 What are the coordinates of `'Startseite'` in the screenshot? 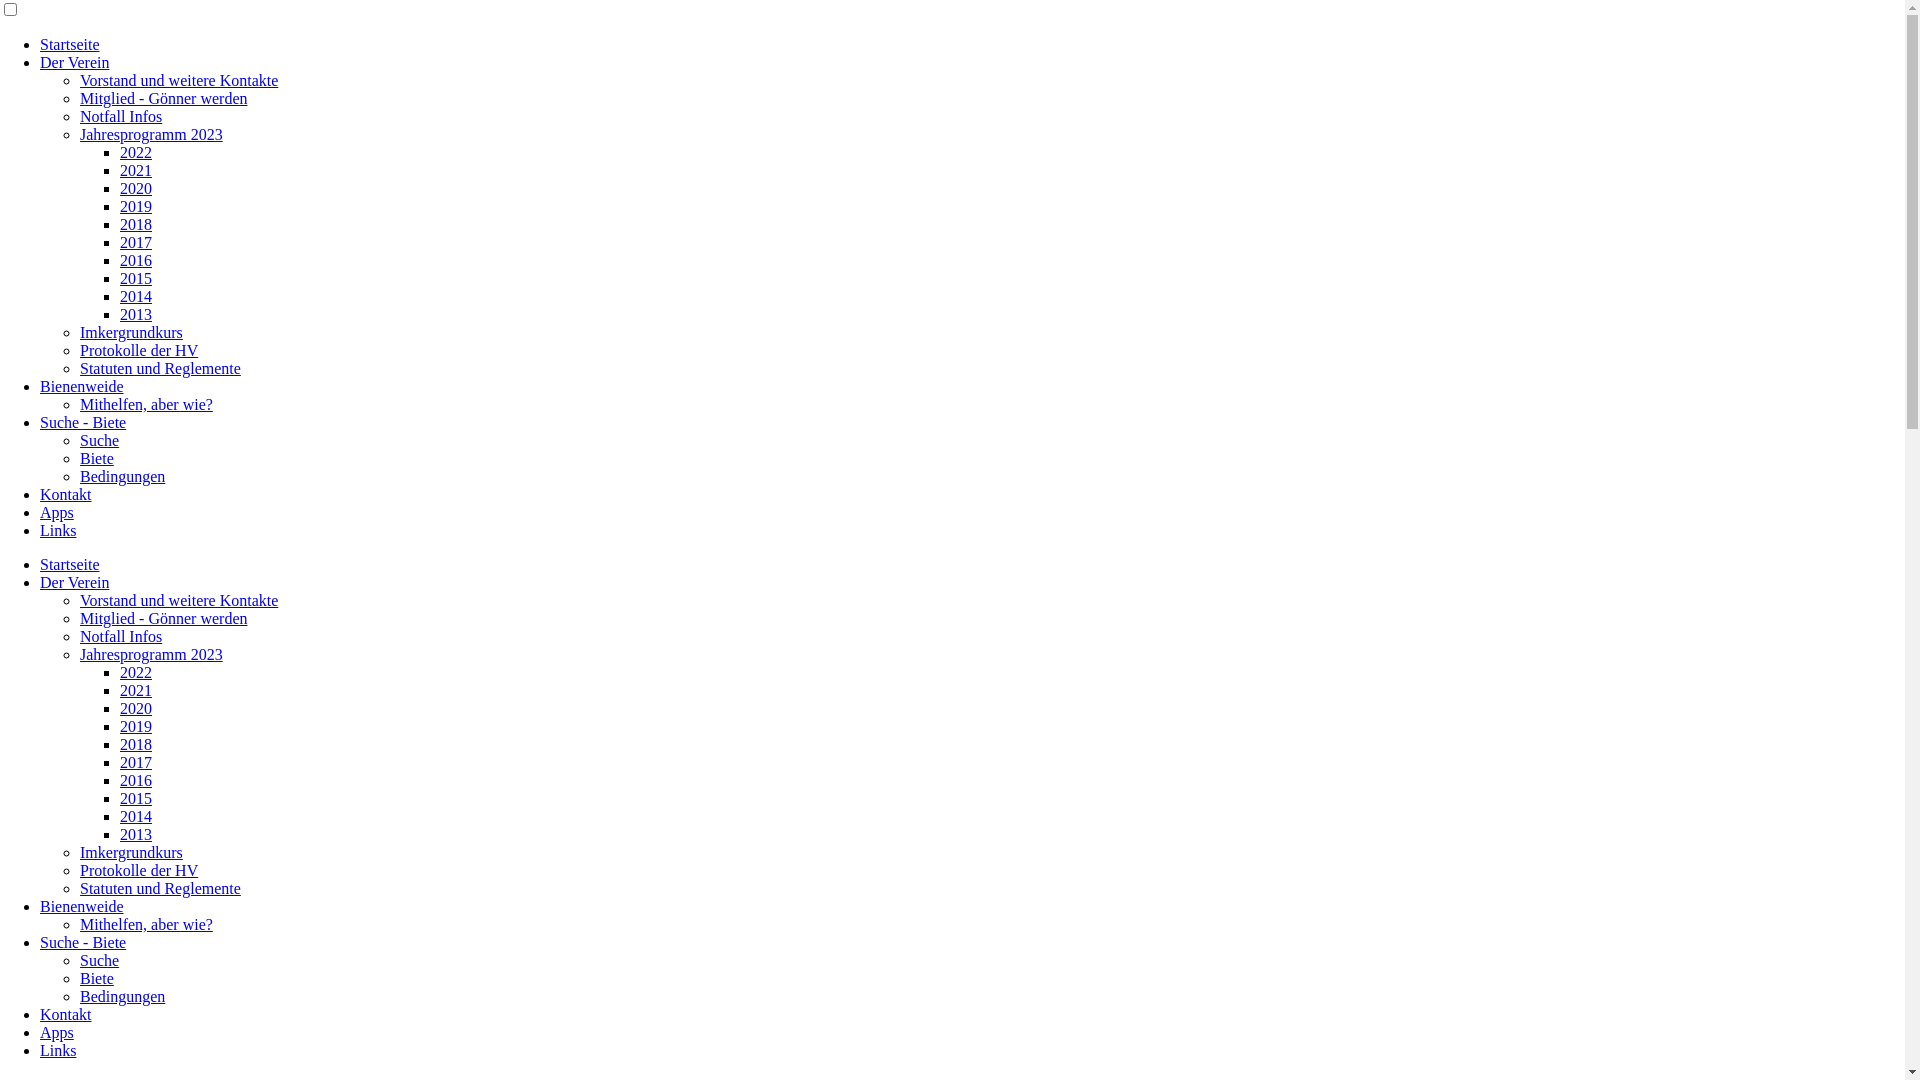 It's located at (70, 44).